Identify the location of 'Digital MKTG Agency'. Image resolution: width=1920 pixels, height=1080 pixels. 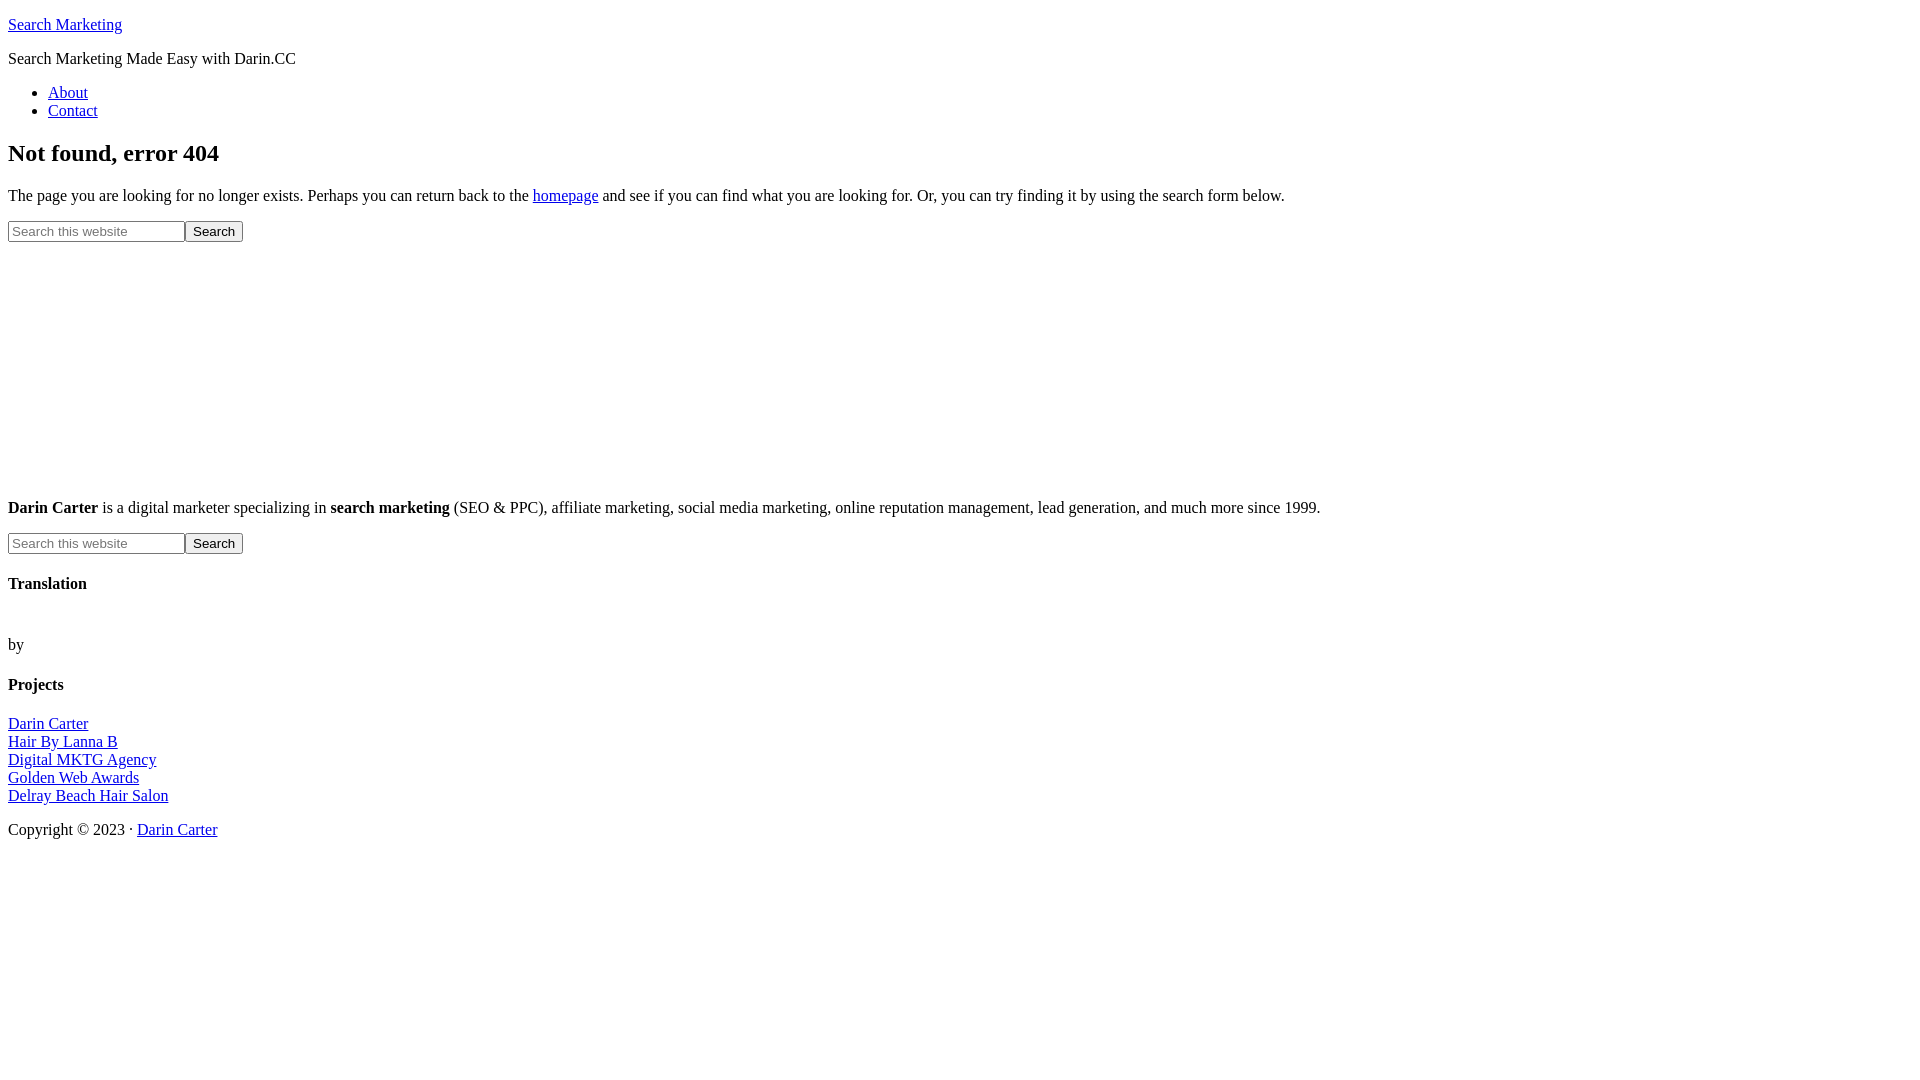
(8, 759).